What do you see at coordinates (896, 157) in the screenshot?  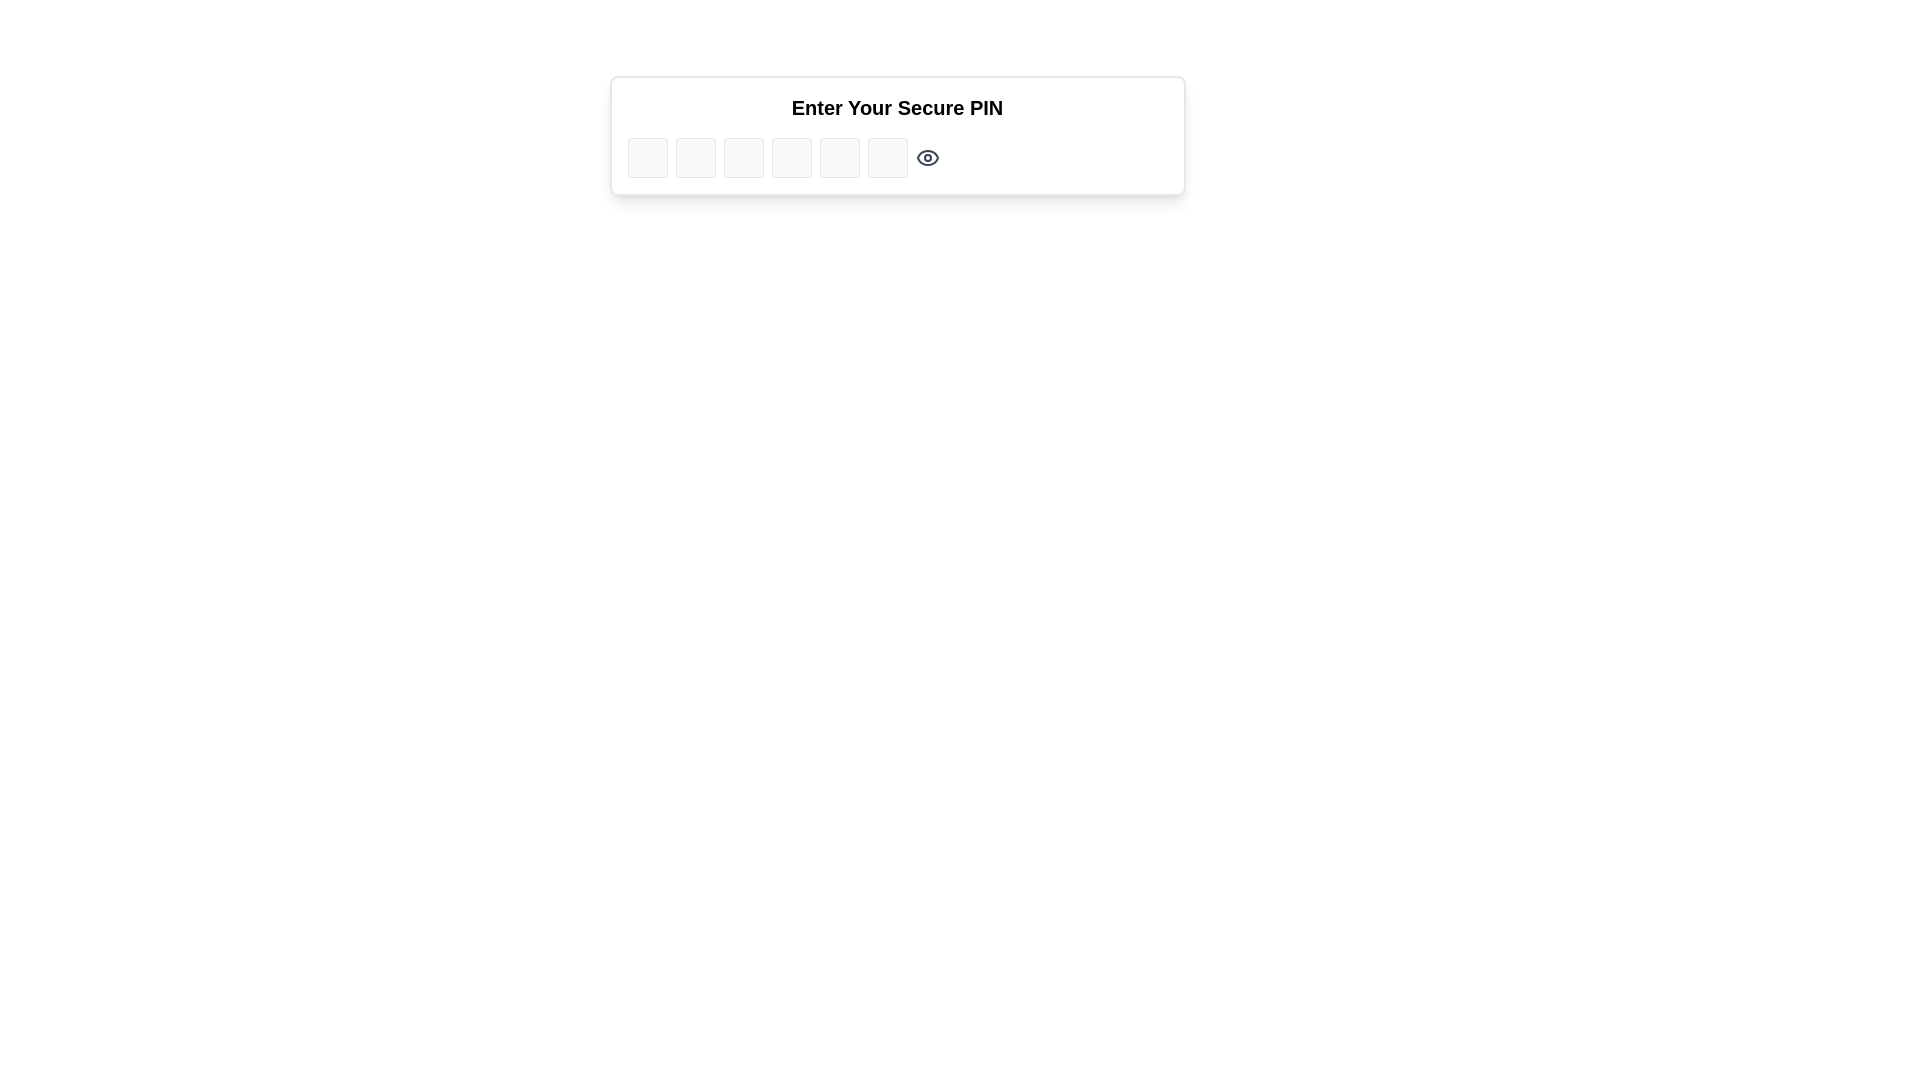 I see `the first input field of the PIN entry component for focus effects, which consists of six input fields styled as small squares` at bounding box center [896, 157].